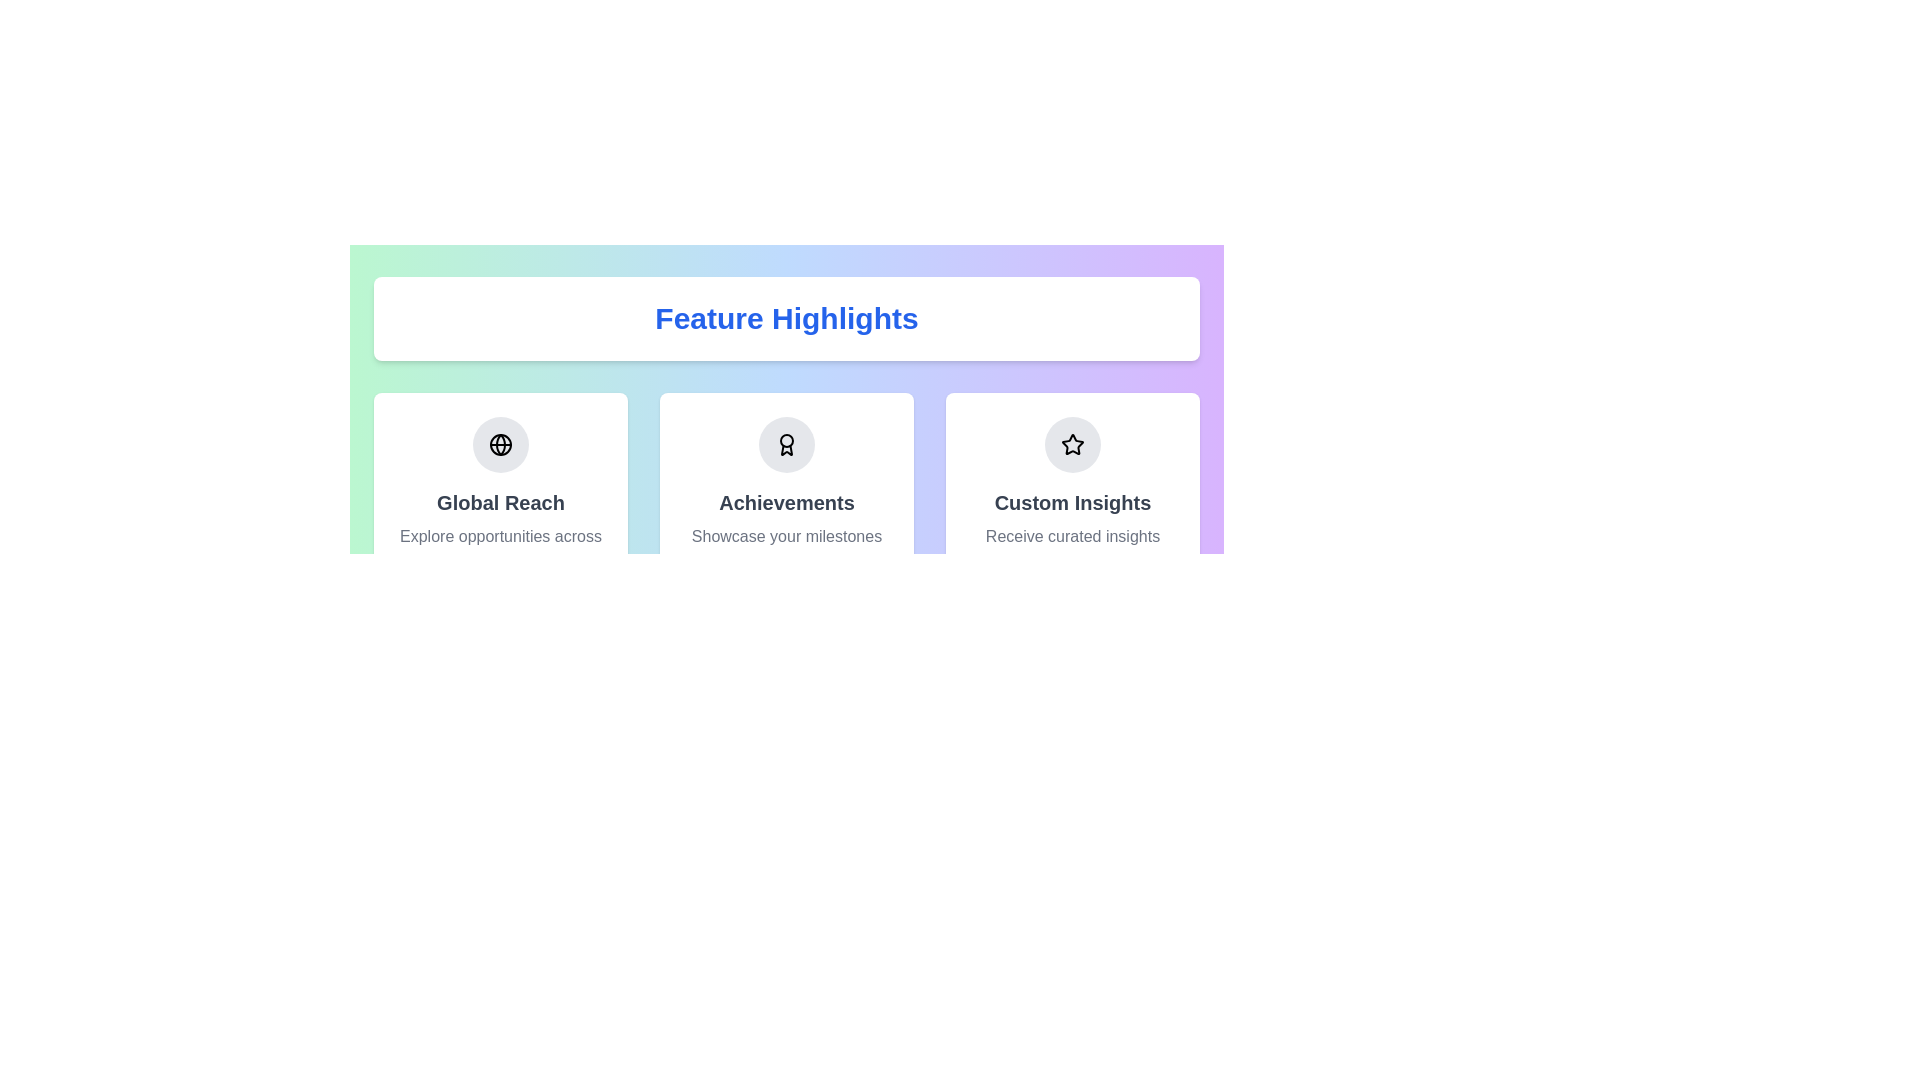  Describe the element at coordinates (500, 501) in the screenshot. I see `the text label that serves as a title within its card, summarizing the topic or feature, located centrally in its card under the 'Feature Highlights' header` at that location.